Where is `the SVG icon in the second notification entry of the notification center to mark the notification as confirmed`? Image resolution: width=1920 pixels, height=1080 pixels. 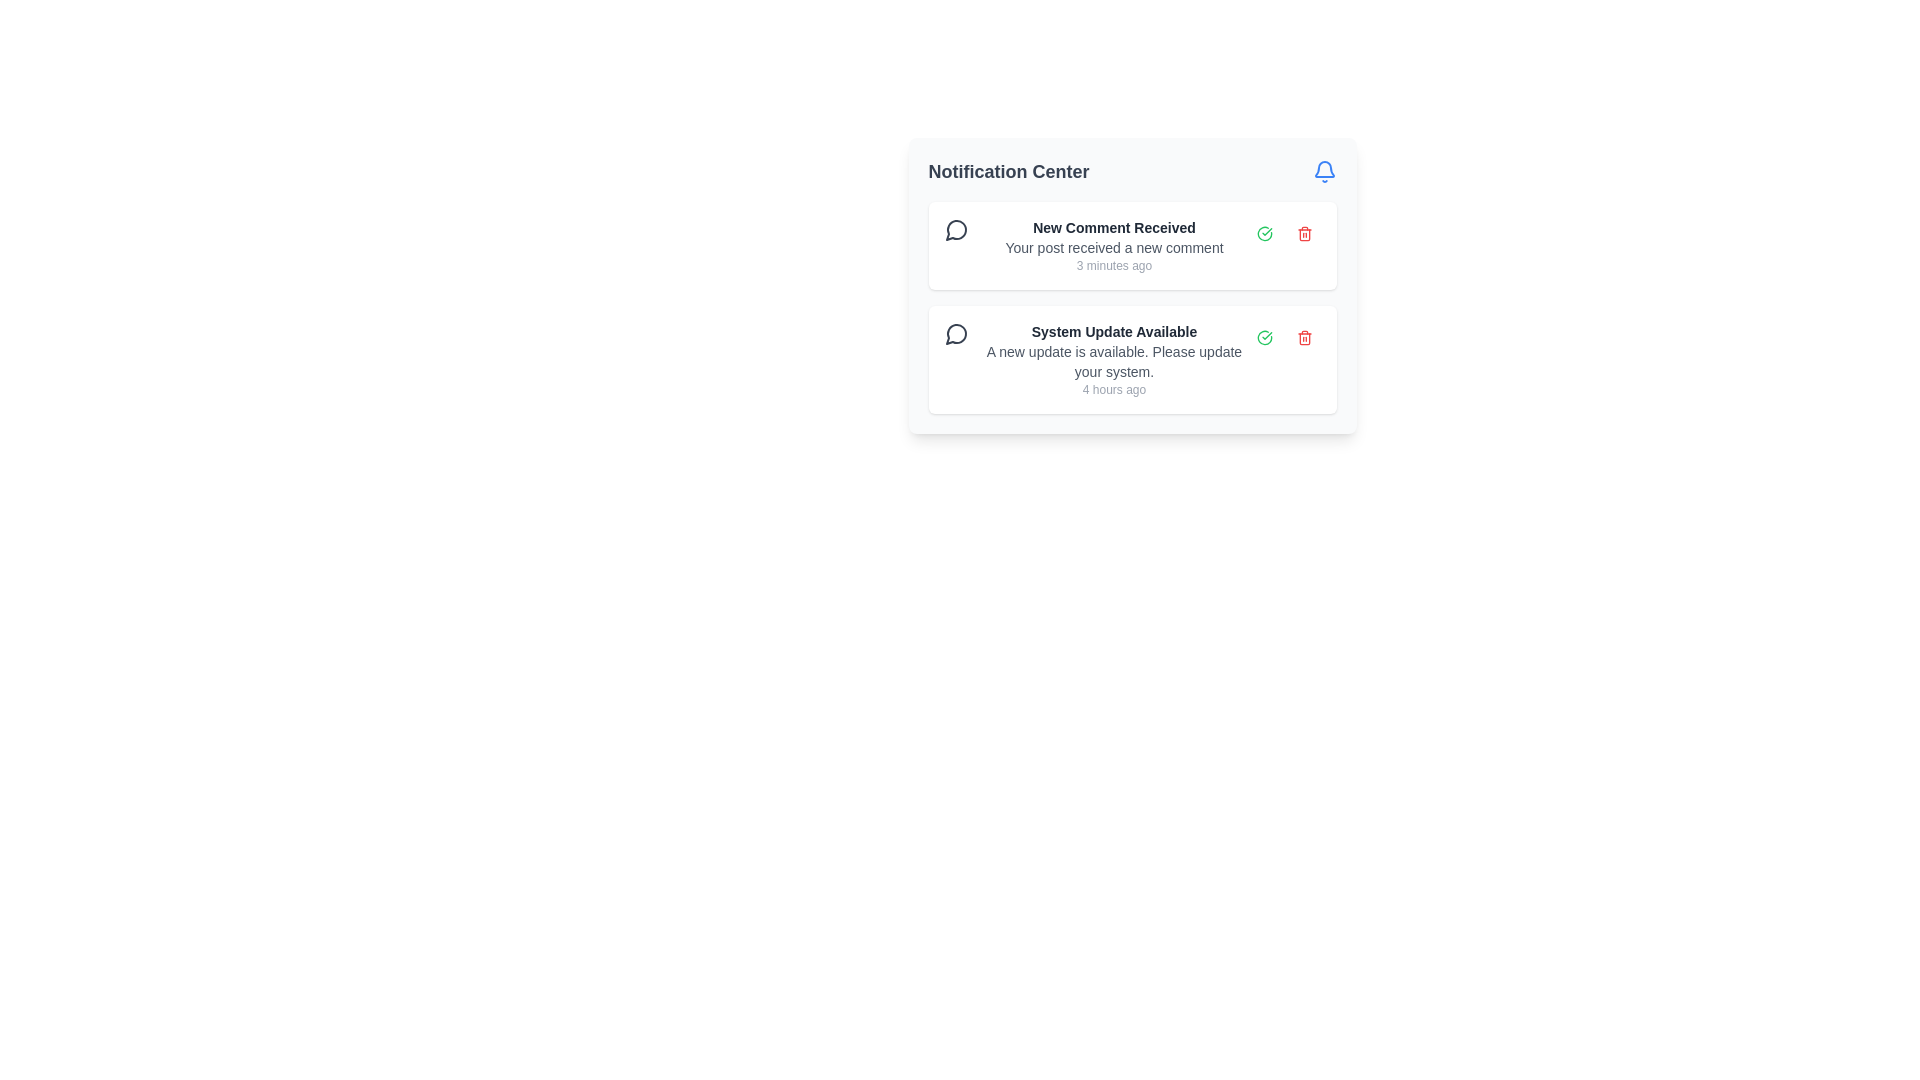 the SVG icon in the second notification entry of the notification center to mark the notification as confirmed is located at coordinates (1263, 337).